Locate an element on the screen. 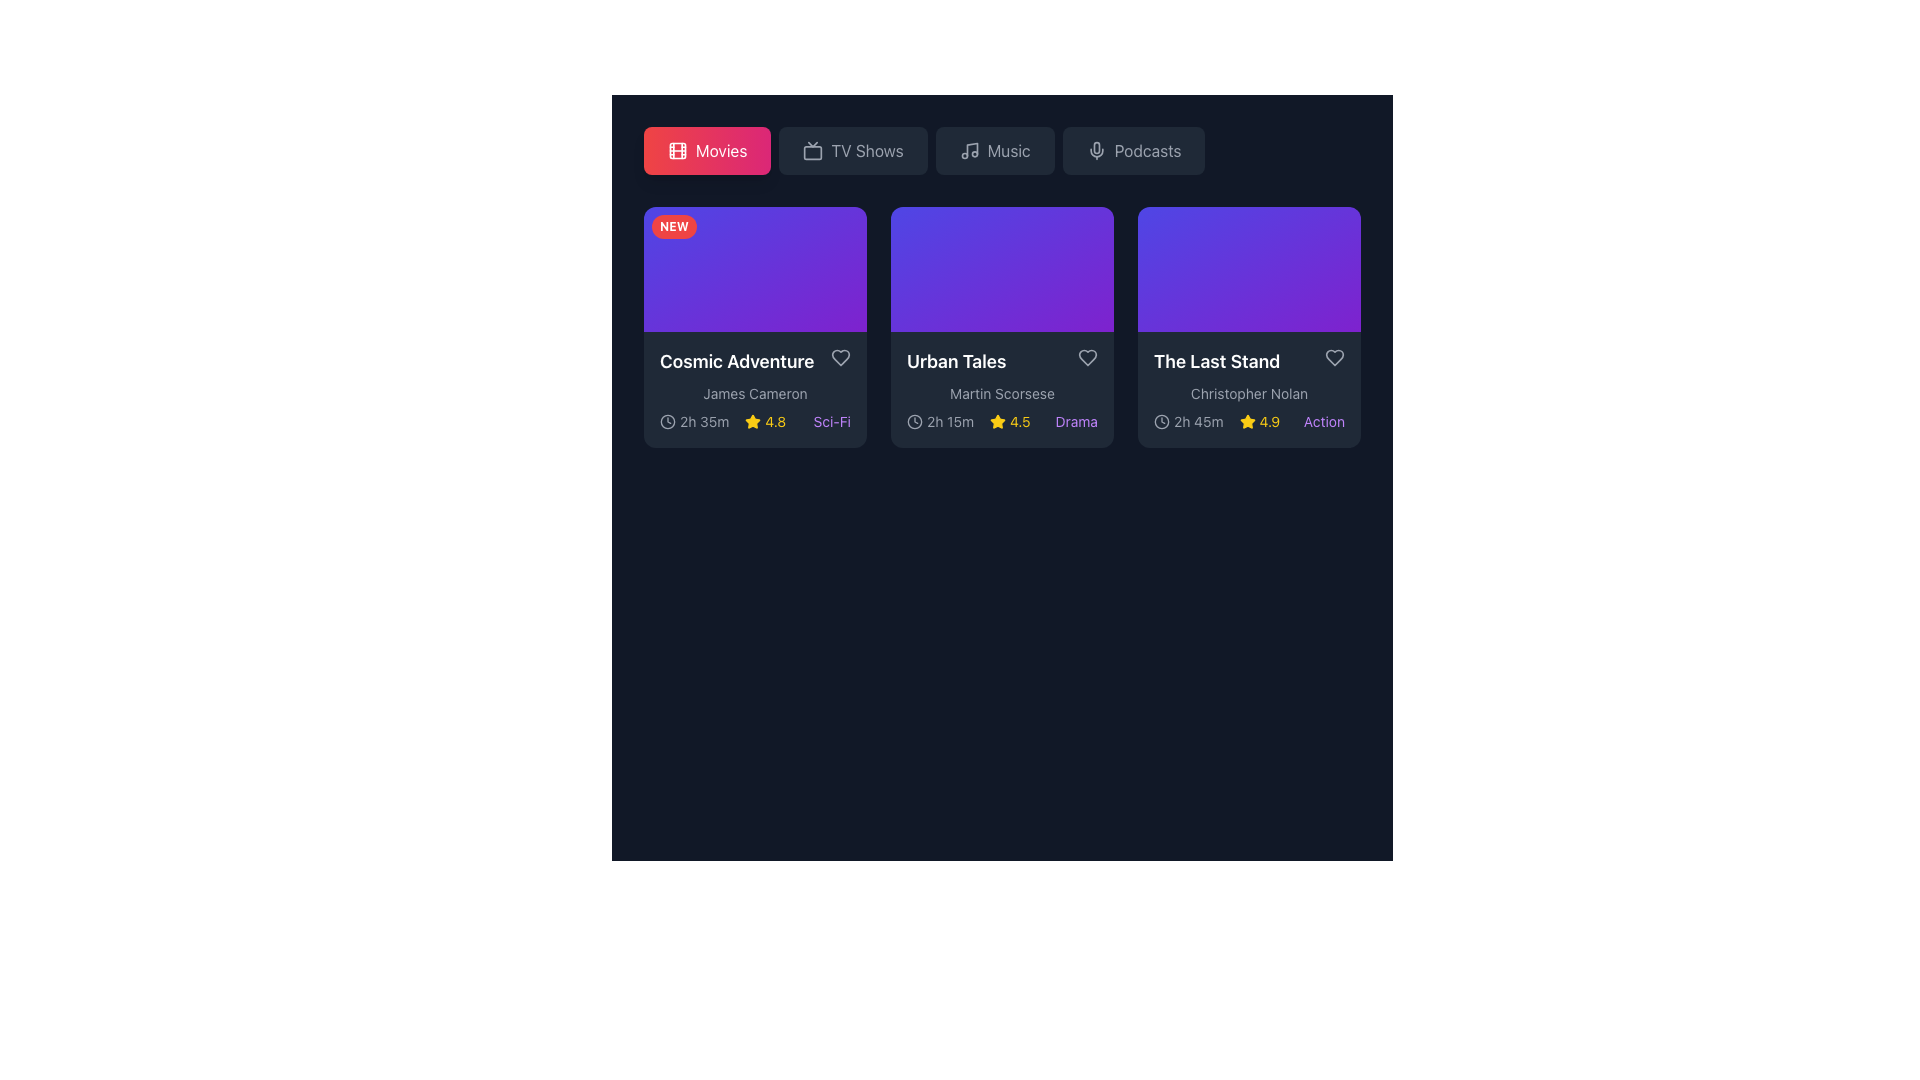 Image resolution: width=1920 pixels, height=1080 pixels. the second card in the horizontal layout representing a movie or show is located at coordinates (1002, 326).